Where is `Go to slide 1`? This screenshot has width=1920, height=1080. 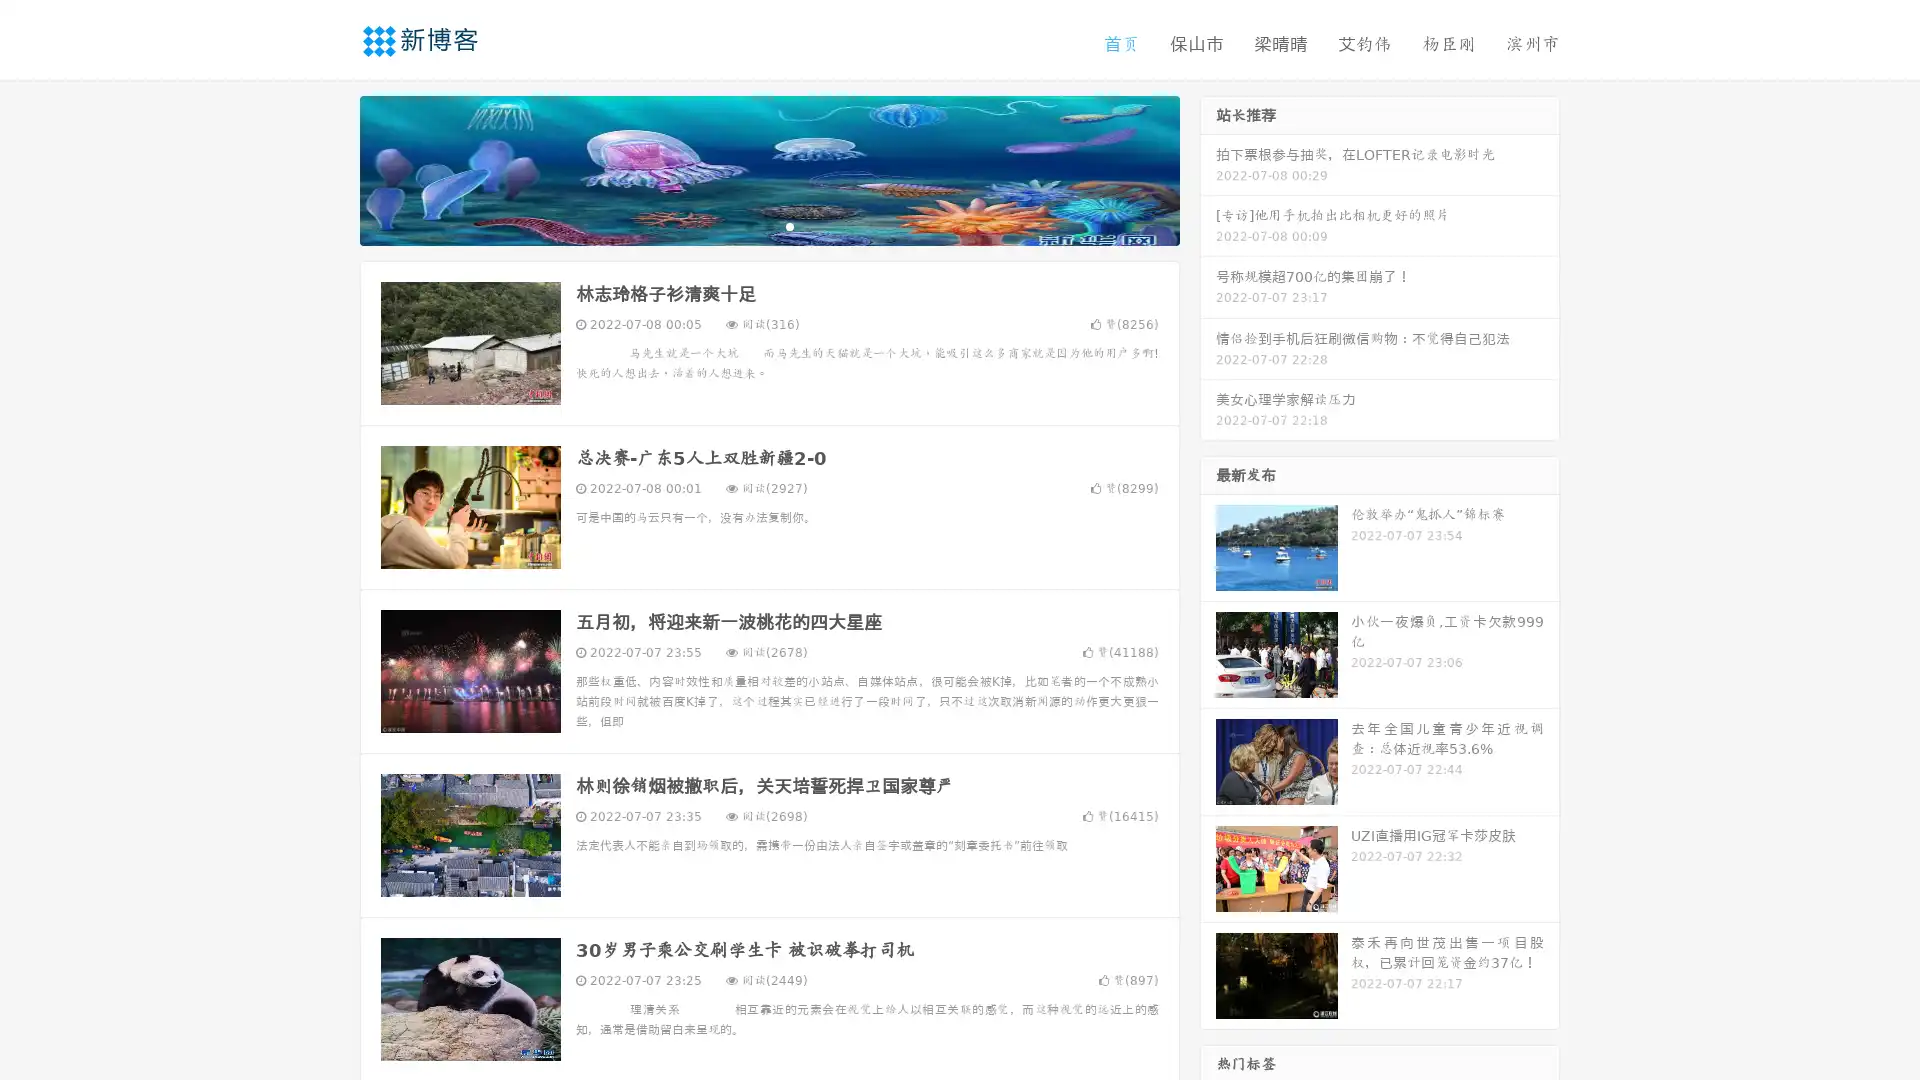 Go to slide 1 is located at coordinates (748, 225).